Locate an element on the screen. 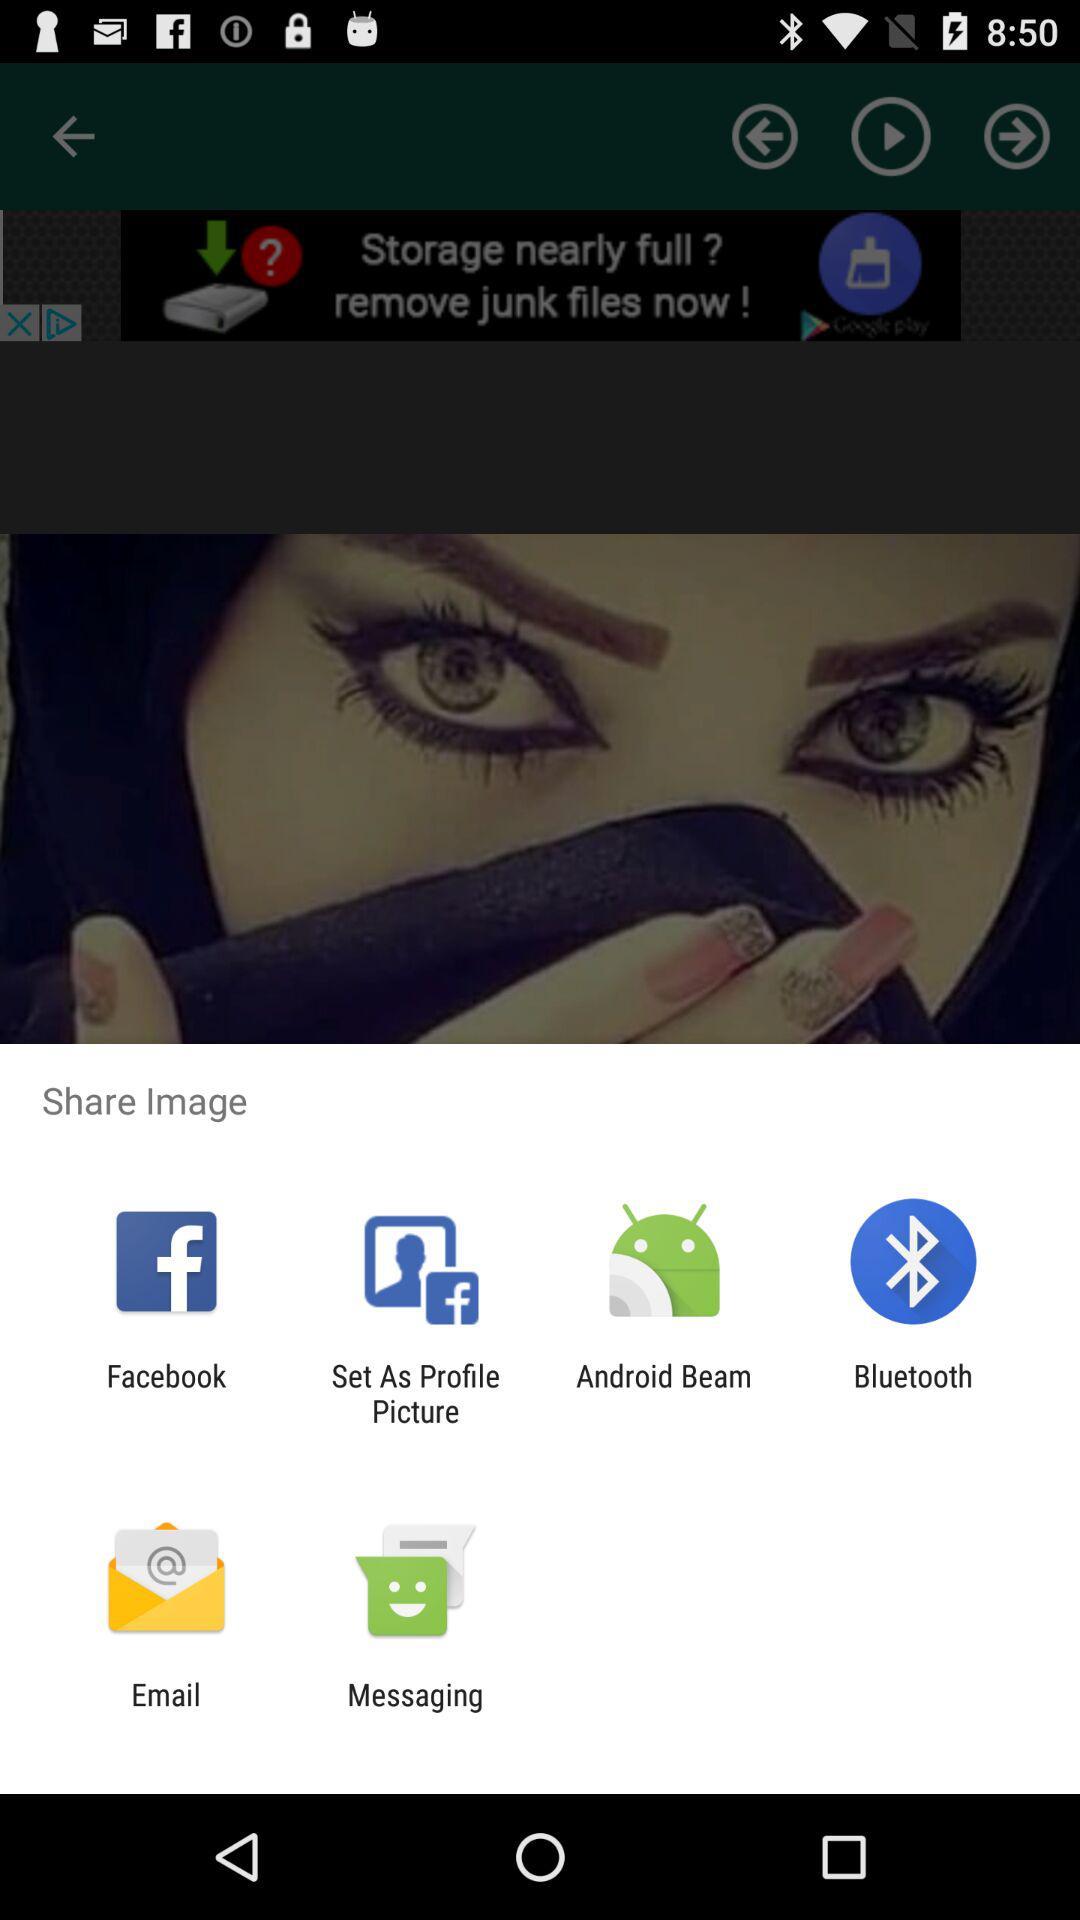 The width and height of the screenshot is (1080, 1920). item next to the facebook is located at coordinates (414, 1392).